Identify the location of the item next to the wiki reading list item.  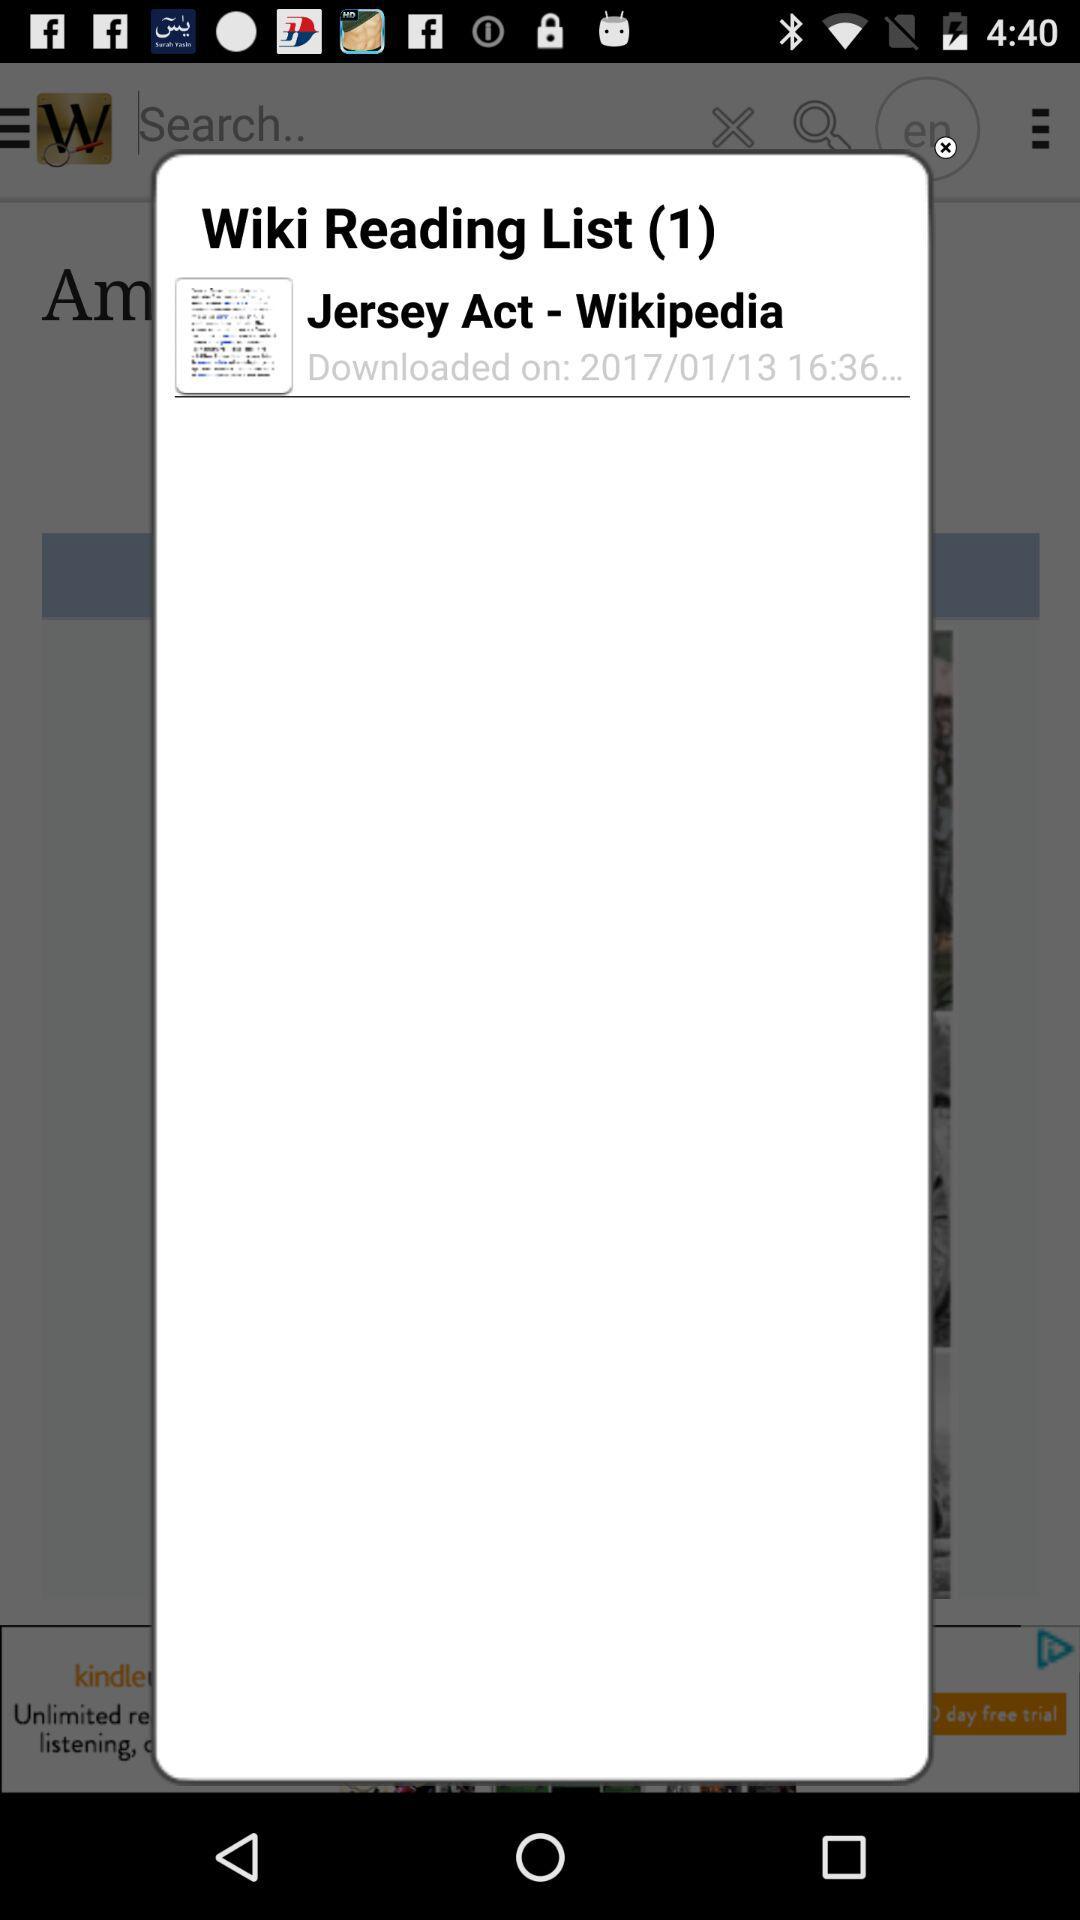
(945, 146).